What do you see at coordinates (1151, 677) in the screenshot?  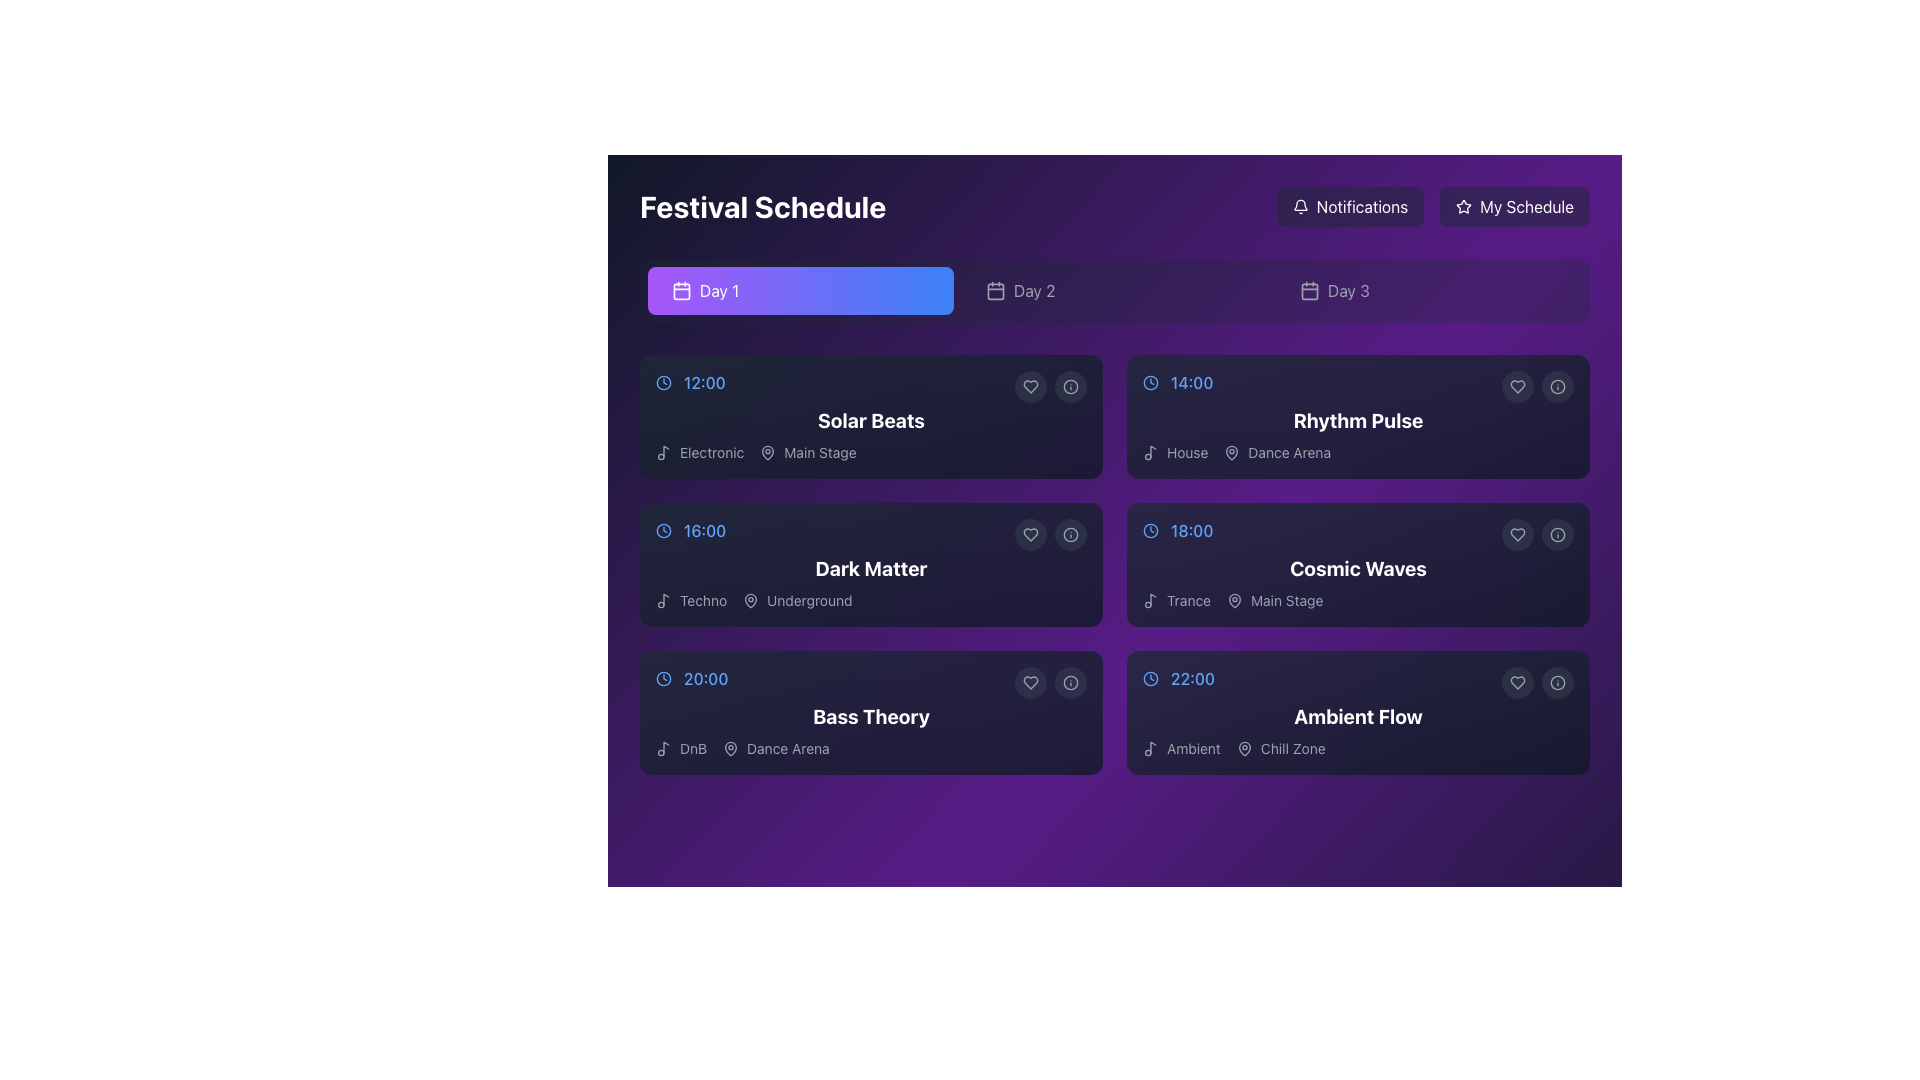 I see `the icon located in the top-left corner of the '22:00' time label, which visually represents the time for the 'Ambient Flow' event` at bounding box center [1151, 677].